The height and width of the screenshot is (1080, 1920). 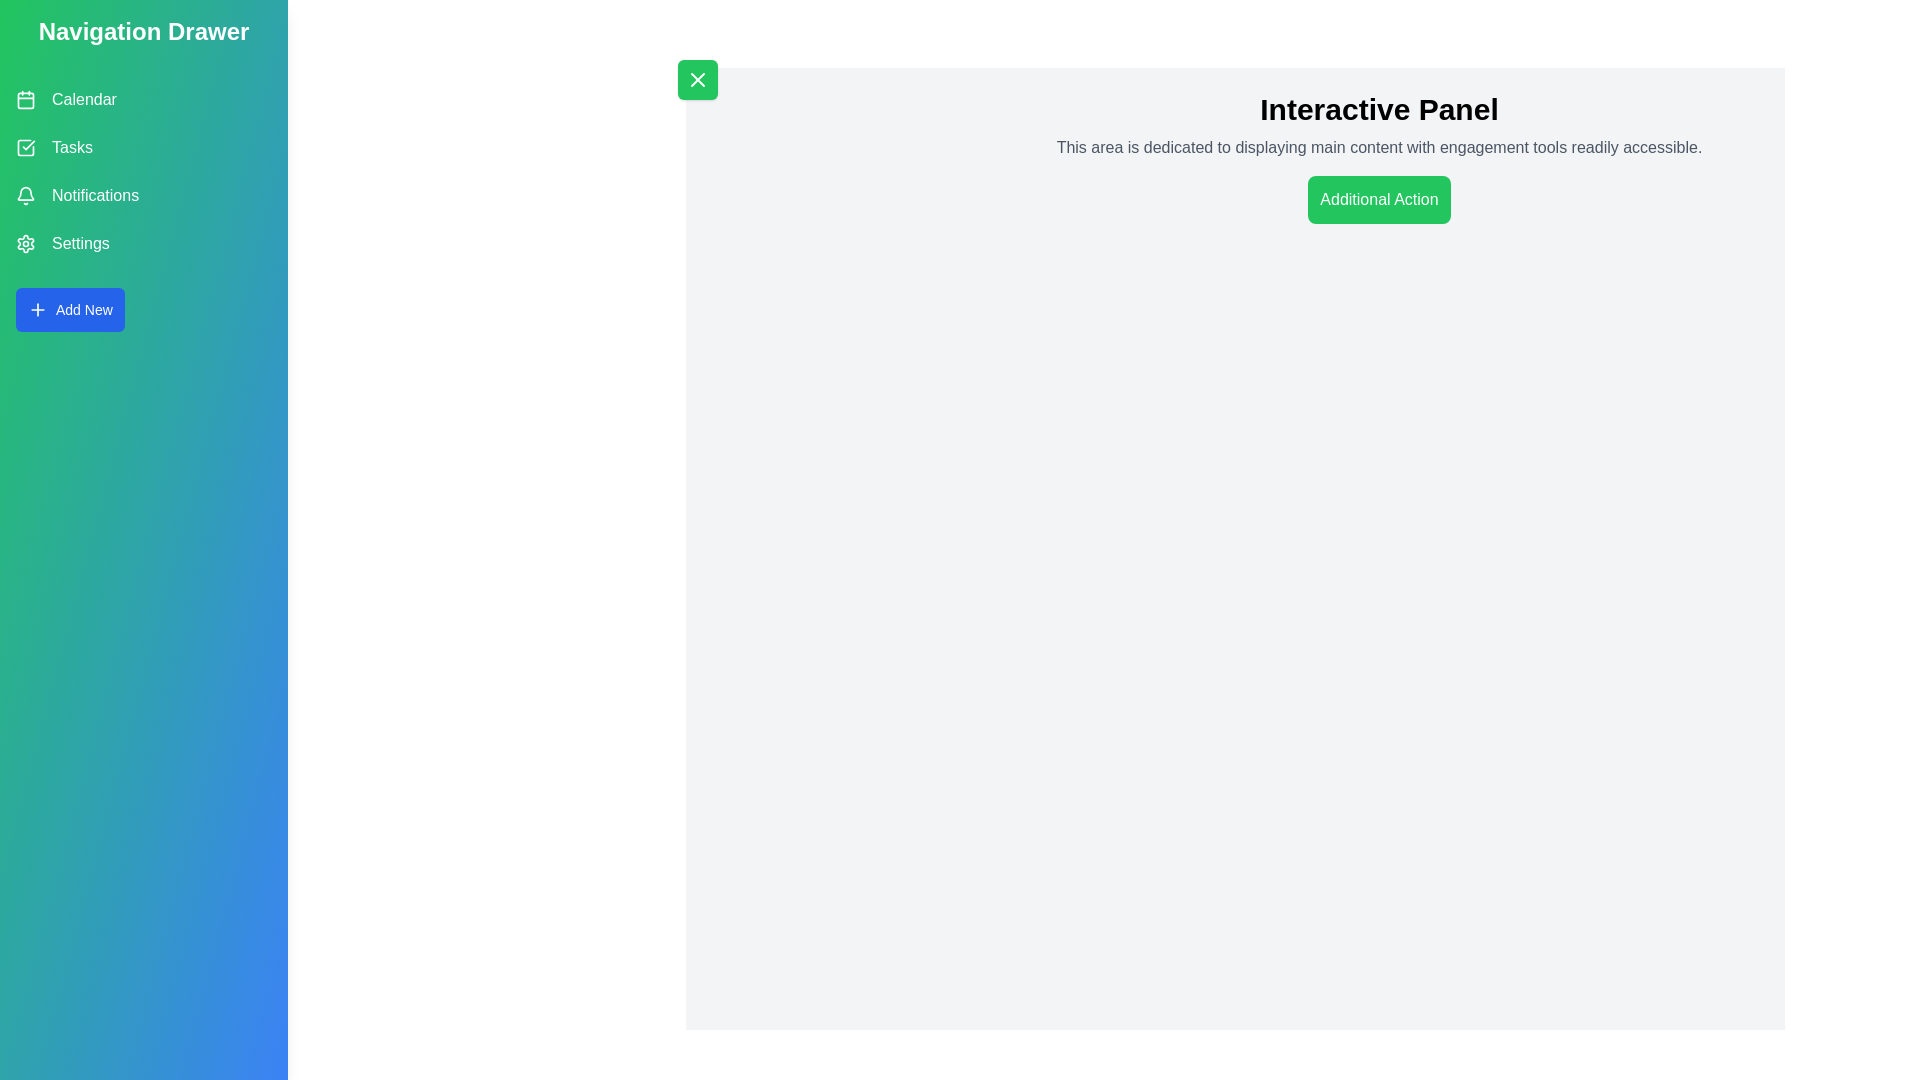 I want to click on the Close Icon, which is a diagonal cross (X) located inside a green circular button in the top-right corner of the interface, so click(x=697, y=79).